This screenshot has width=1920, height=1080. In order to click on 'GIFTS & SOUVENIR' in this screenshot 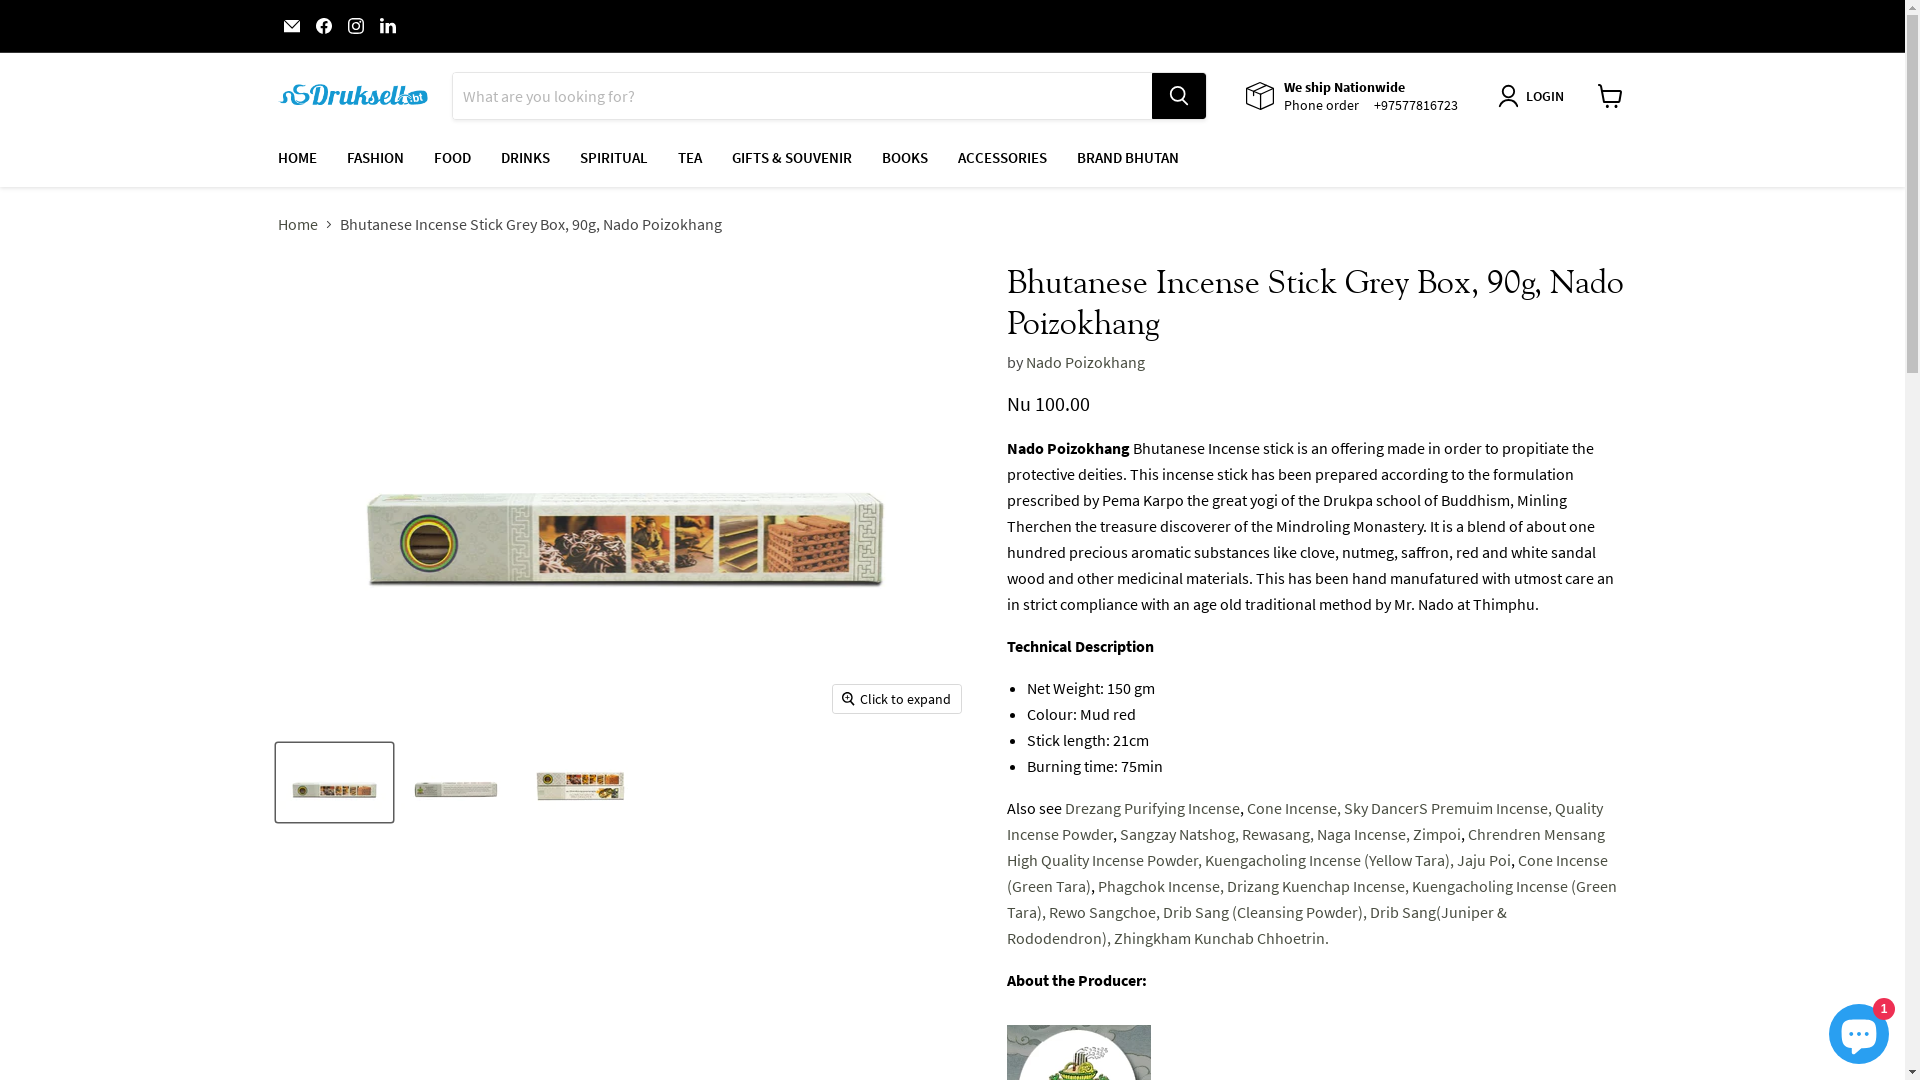, I will do `click(790, 157)`.